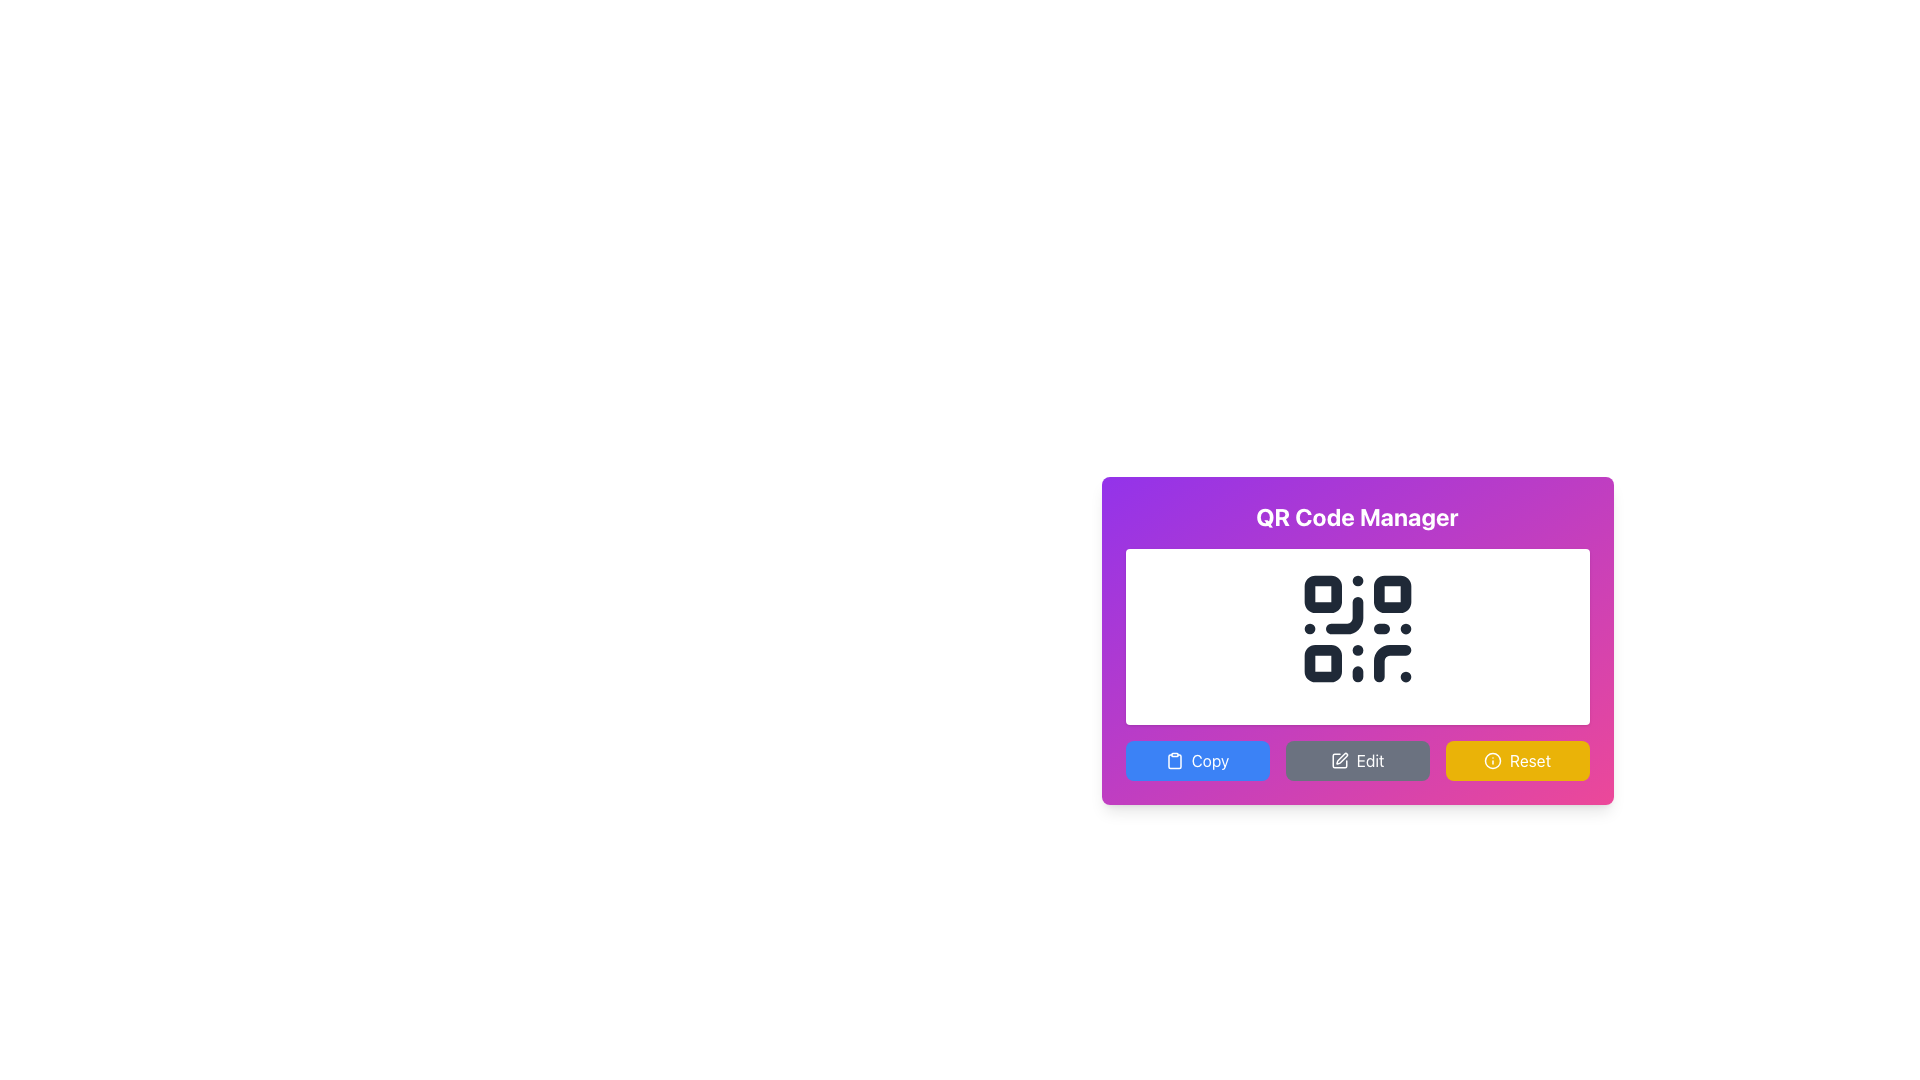 This screenshot has height=1080, width=1920. What do you see at coordinates (1492, 760) in the screenshot?
I see `the circular icon with an 'i' symbol in its center, which has a yellow background and white border, located at the leftmost position within the 'Reset' button in the footer area of the 'QR Code Manager' card` at bounding box center [1492, 760].